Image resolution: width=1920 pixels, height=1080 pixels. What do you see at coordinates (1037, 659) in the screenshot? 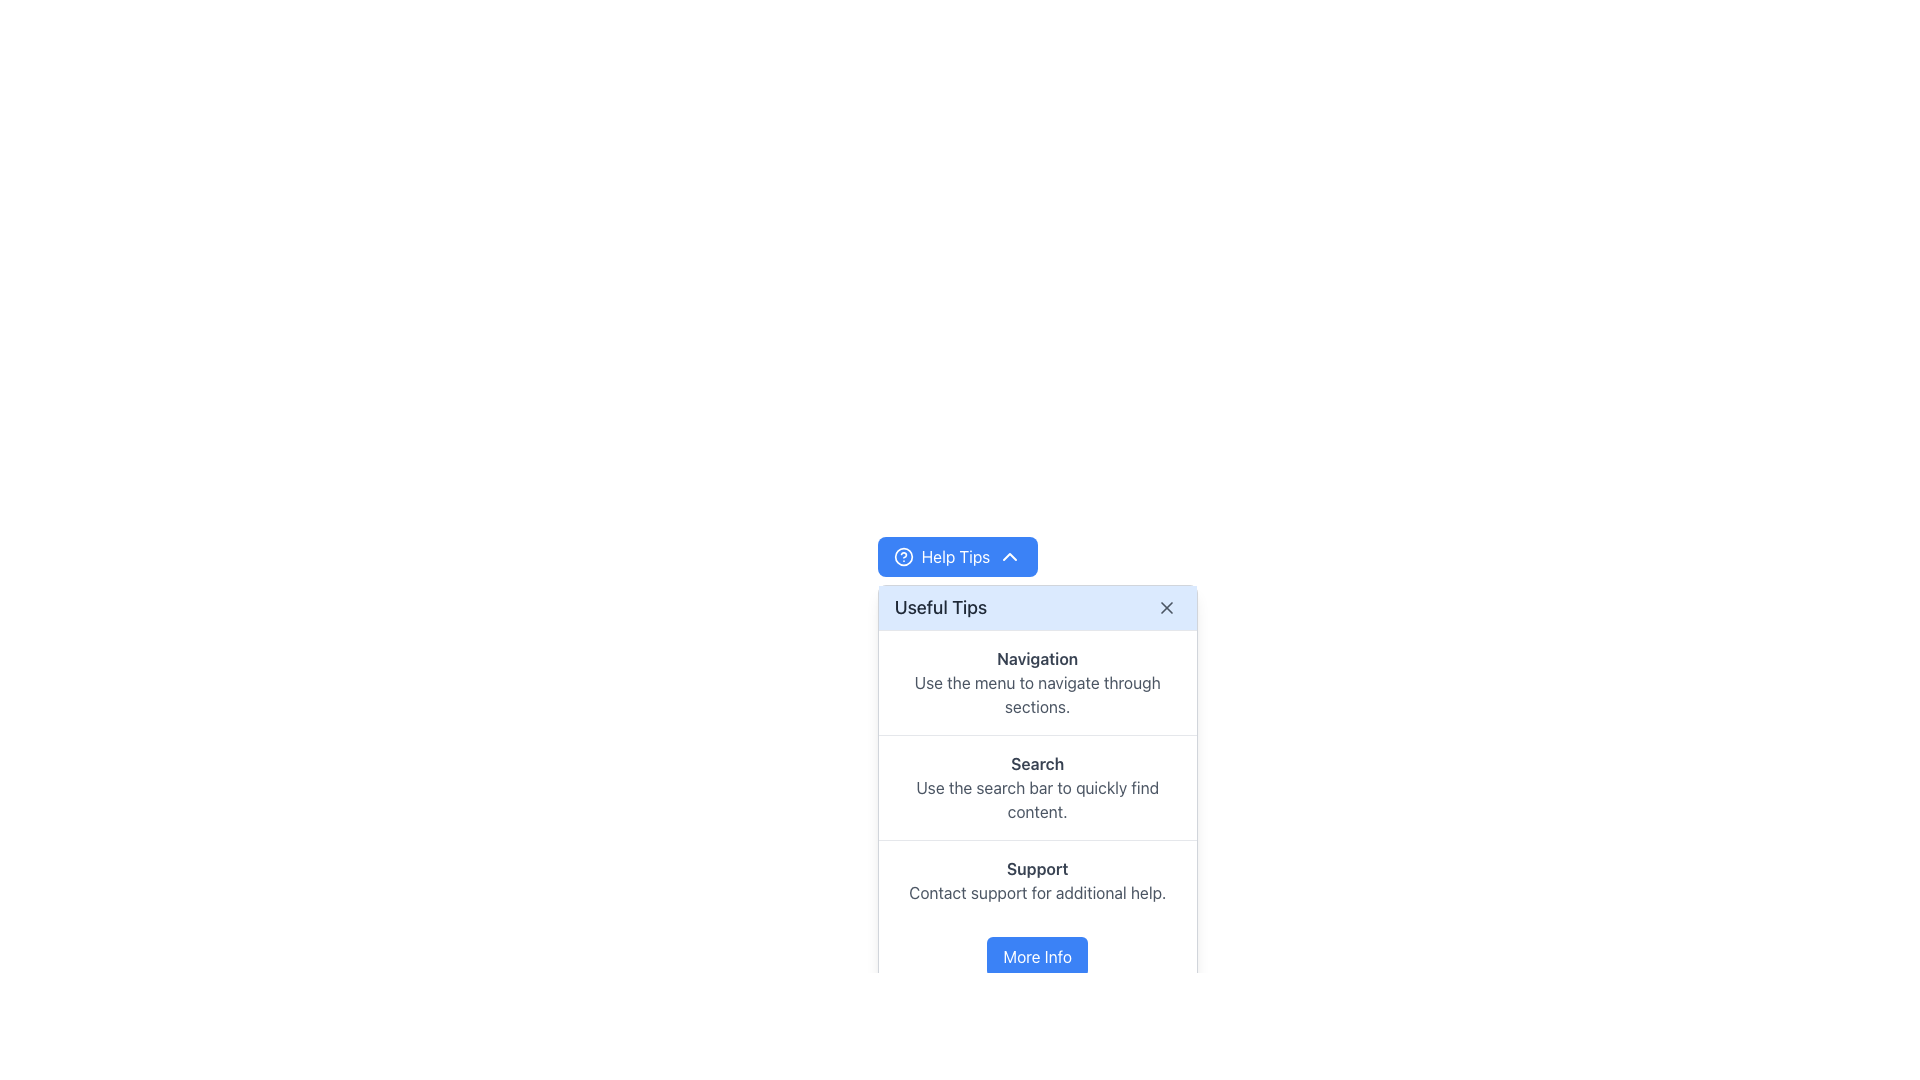
I see `the 'Navigation' text label, which serves as a heading introducing the section within the 'Useful Tips' card interface` at bounding box center [1037, 659].